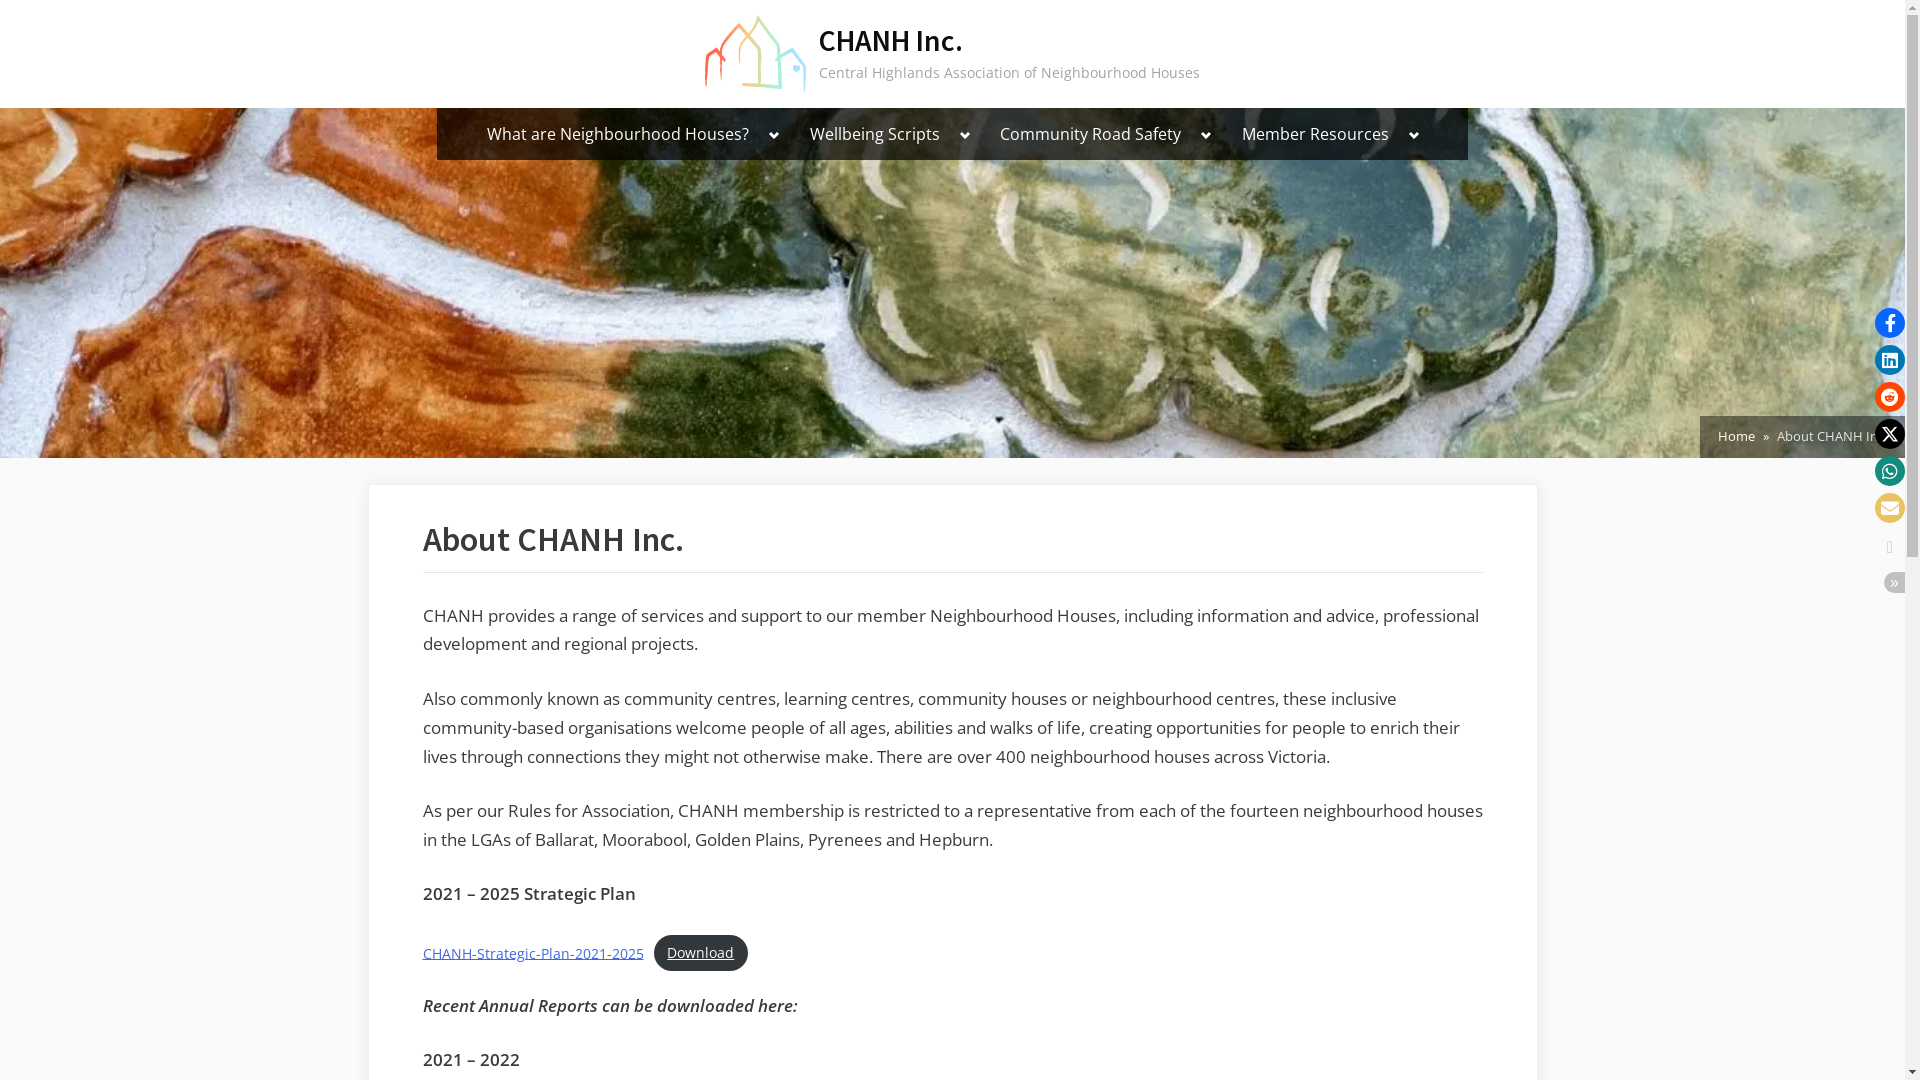 This screenshot has height=1080, width=1920. Describe the element at coordinates (1413, 135) in the screenshot. I see `'Toggle sub-menu'` at that location.